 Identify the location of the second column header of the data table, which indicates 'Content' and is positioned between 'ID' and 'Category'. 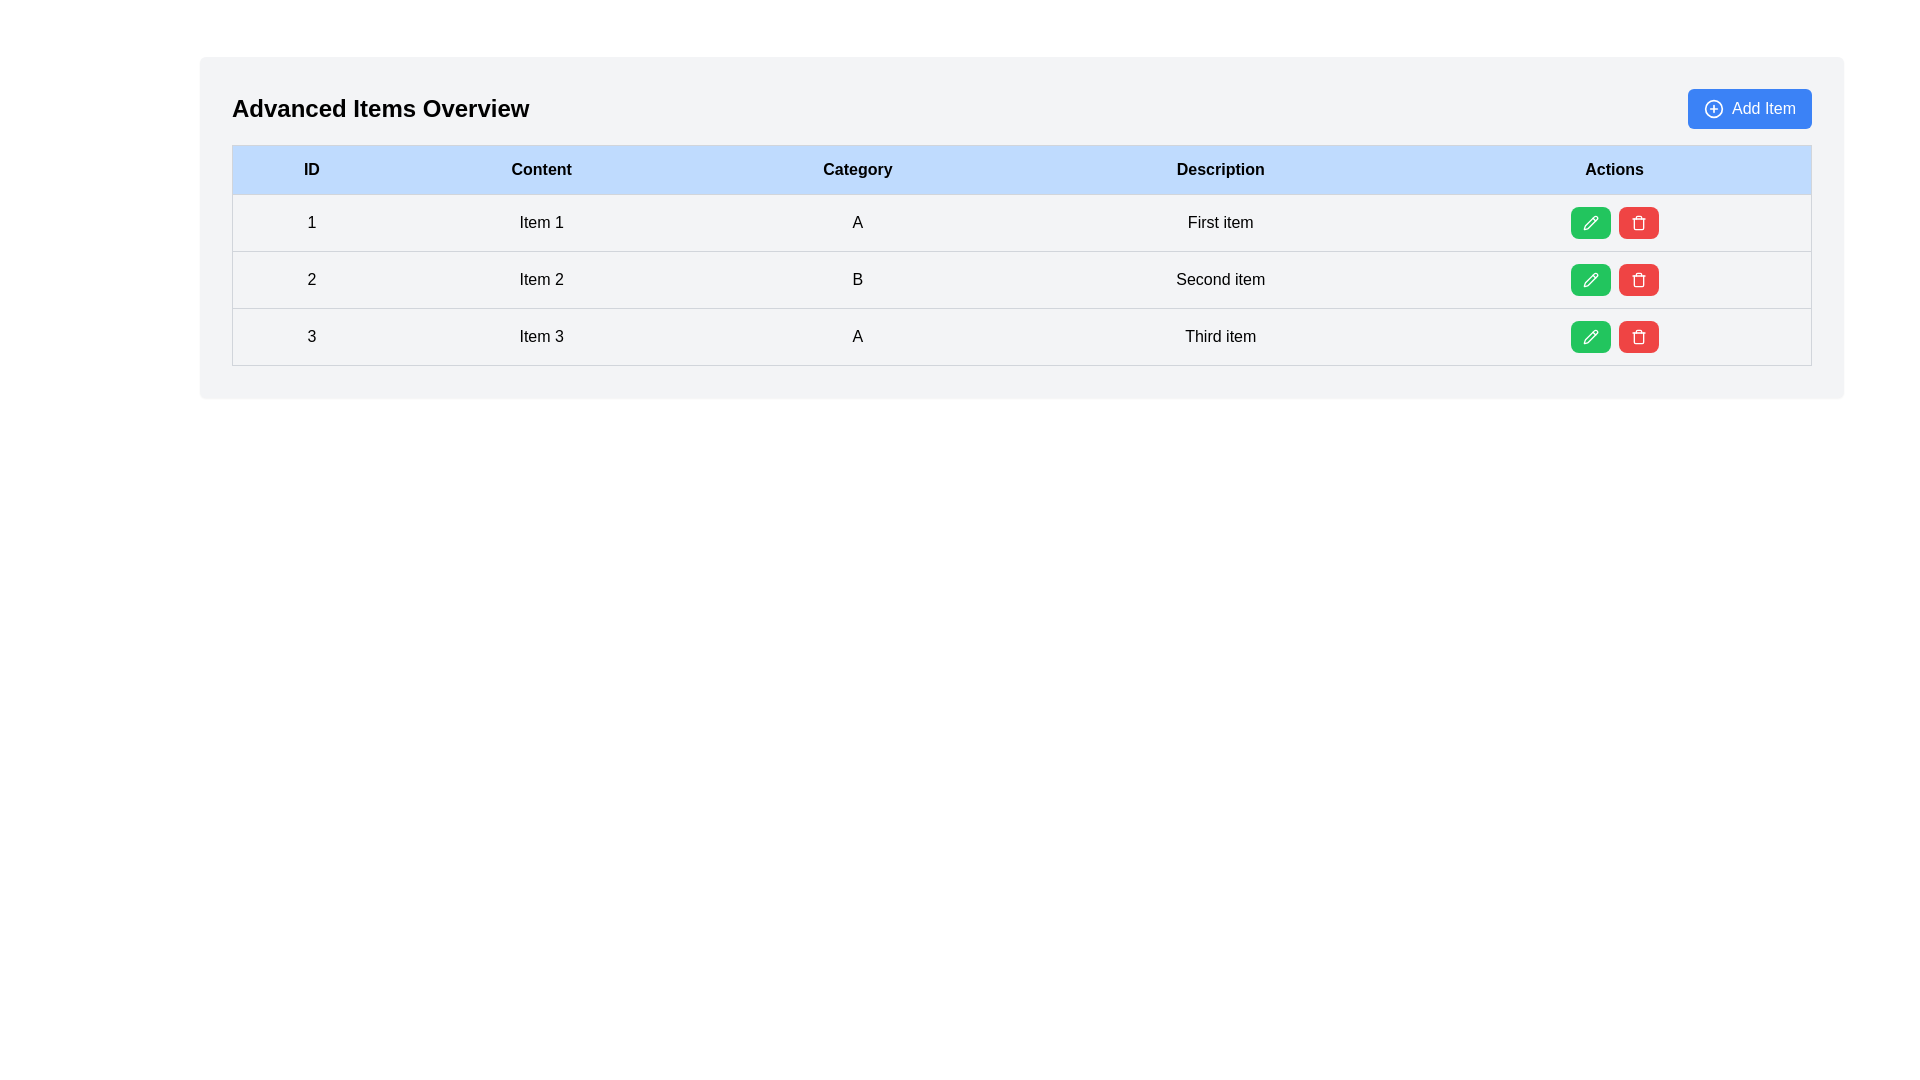
(541, 168).